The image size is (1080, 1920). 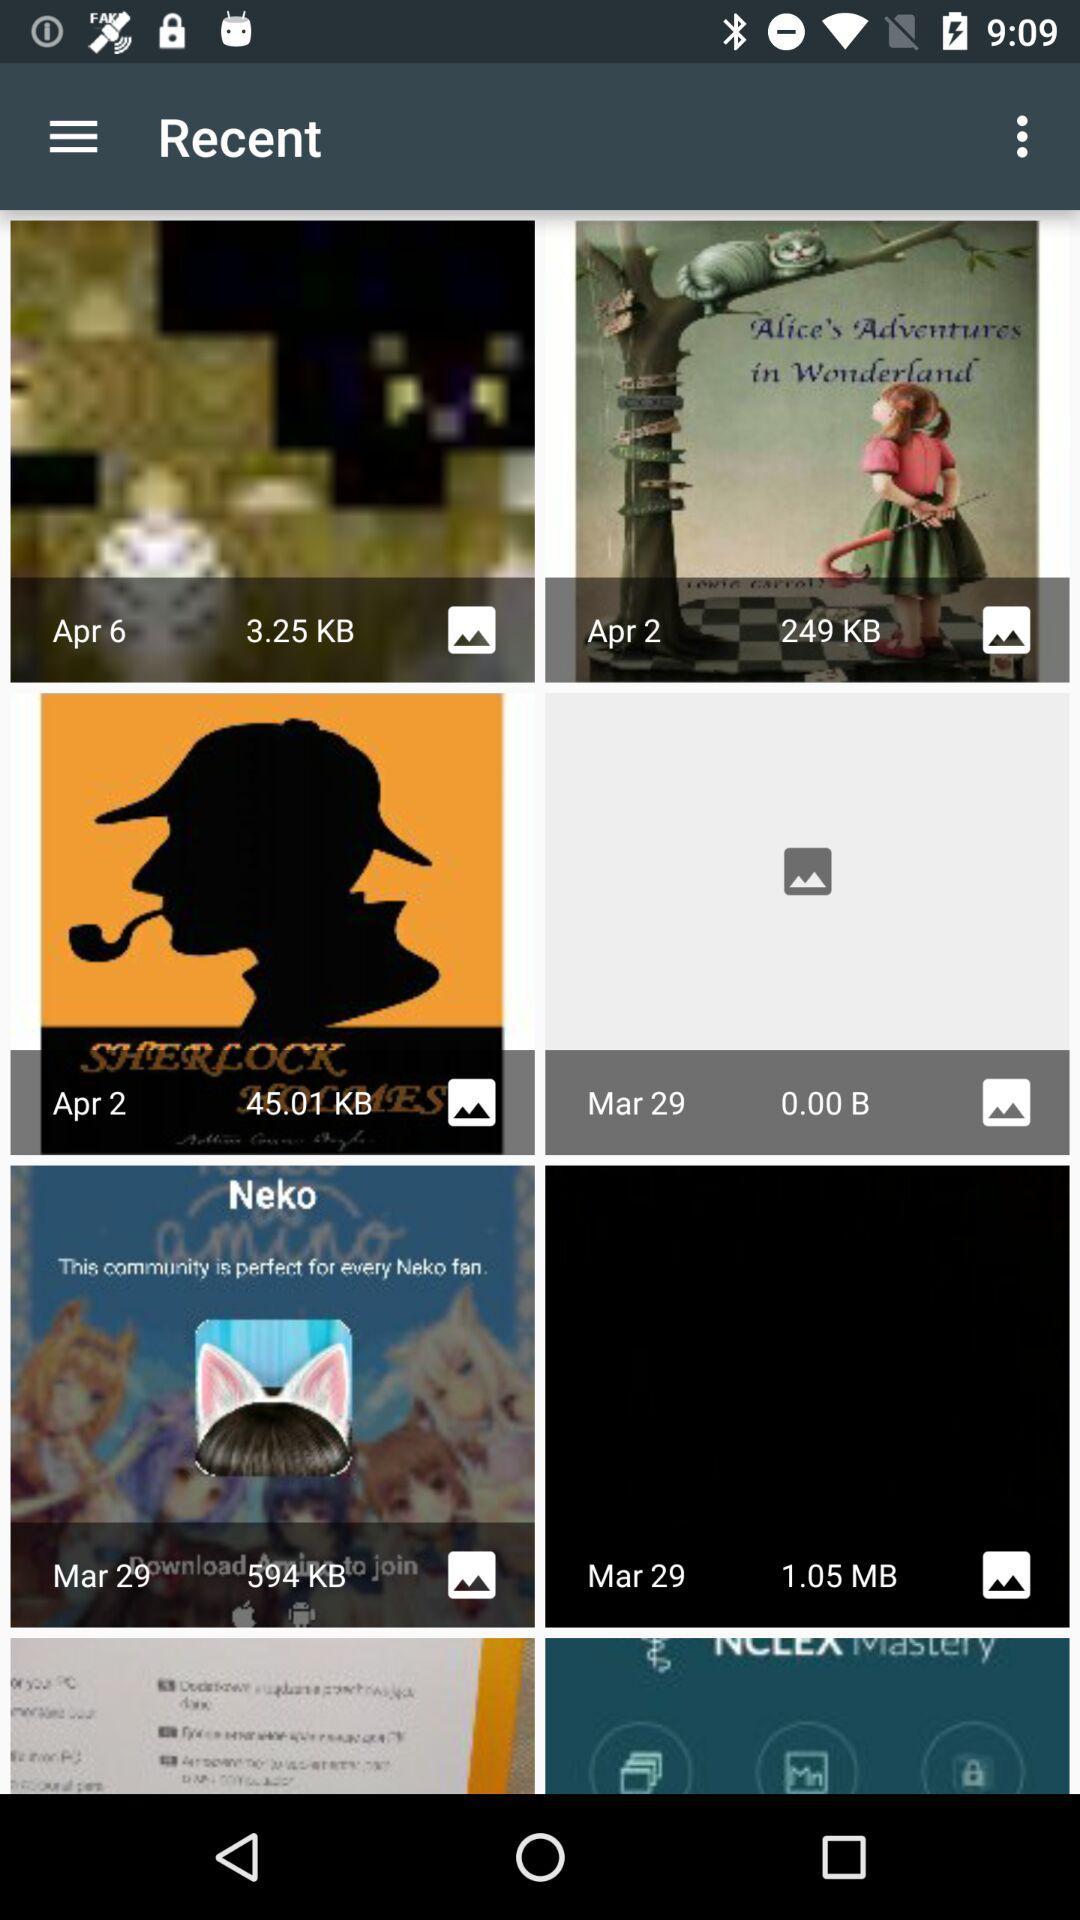 What do you see at coordinates (1027, 135) in the screenshot?
I see `the item to the right of the recent item` at bounding box center [1027, 135].